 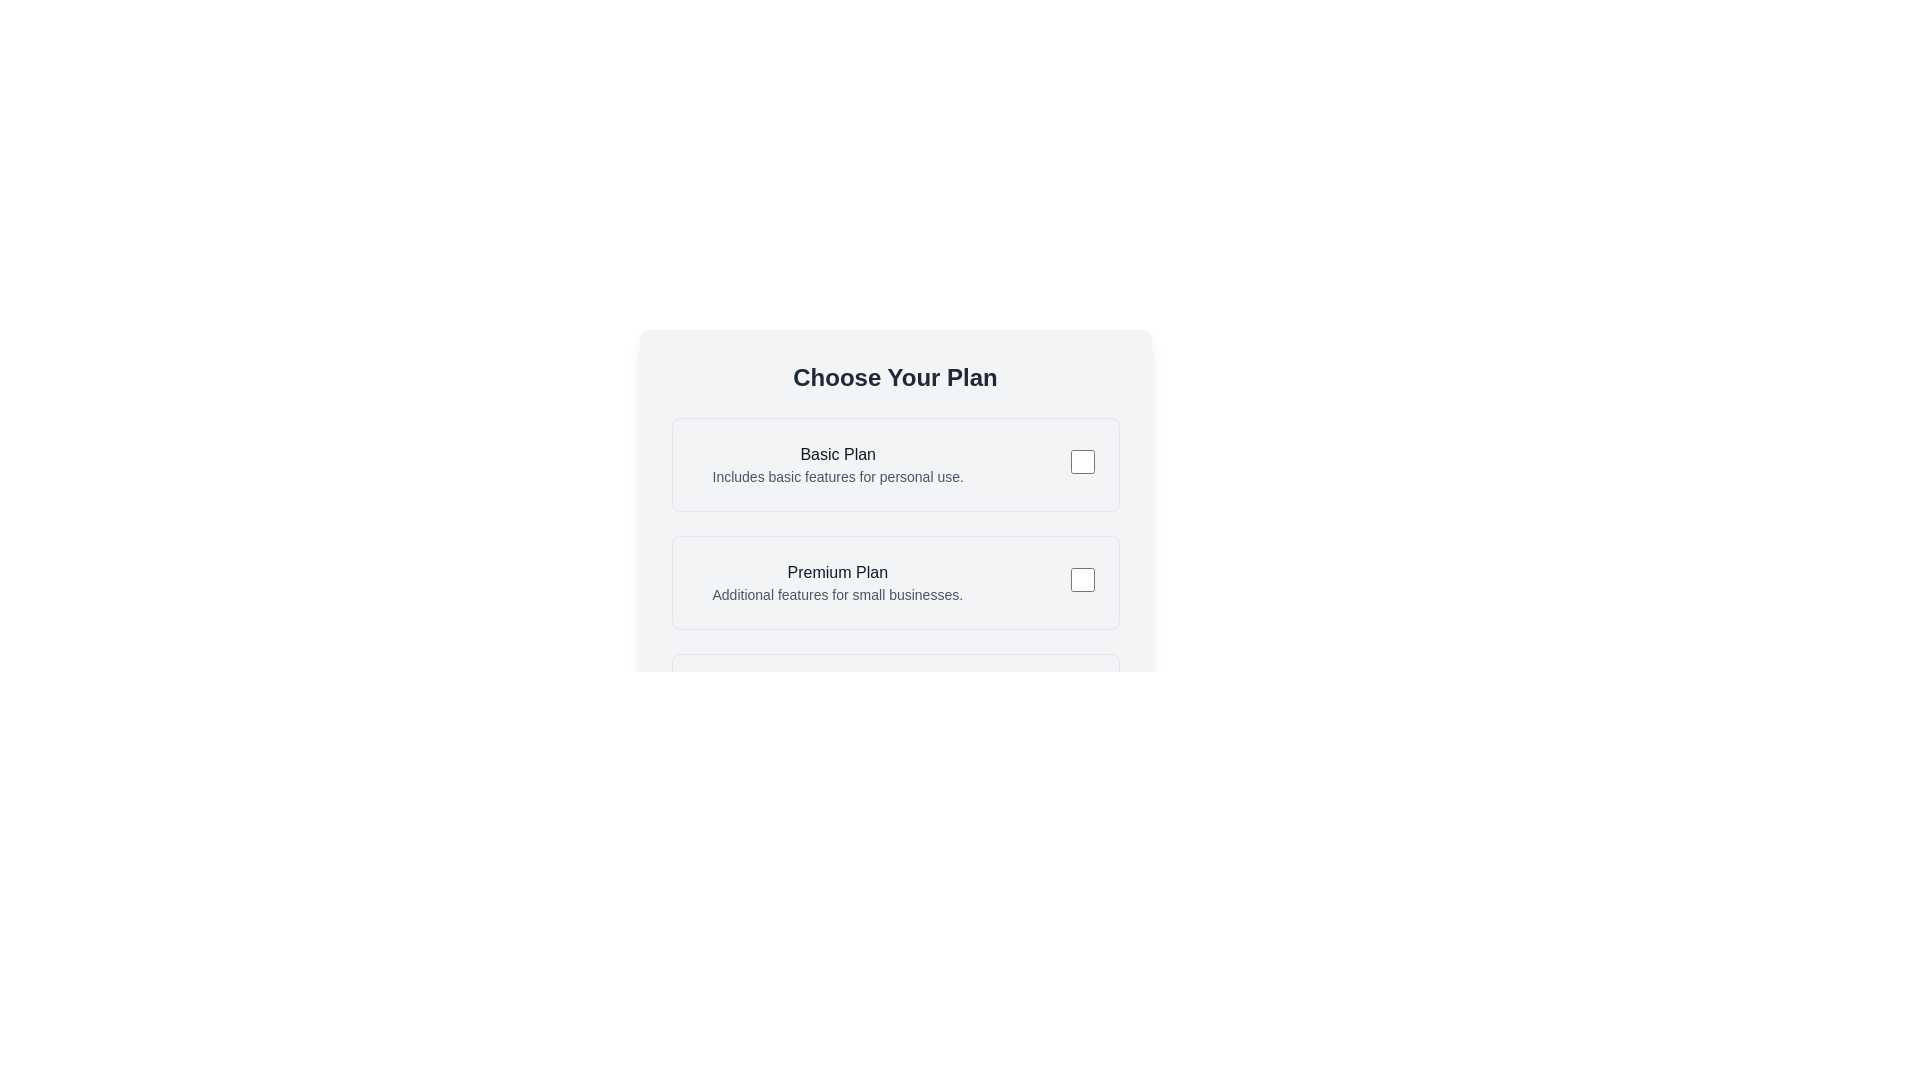 What do you see at coordinates (837, 593) in the screenshot?
I see `the descriptive subtitle text located directly below the 'Premium Plan' heading in the subscription selection interface` at bounding box center [837, 593].